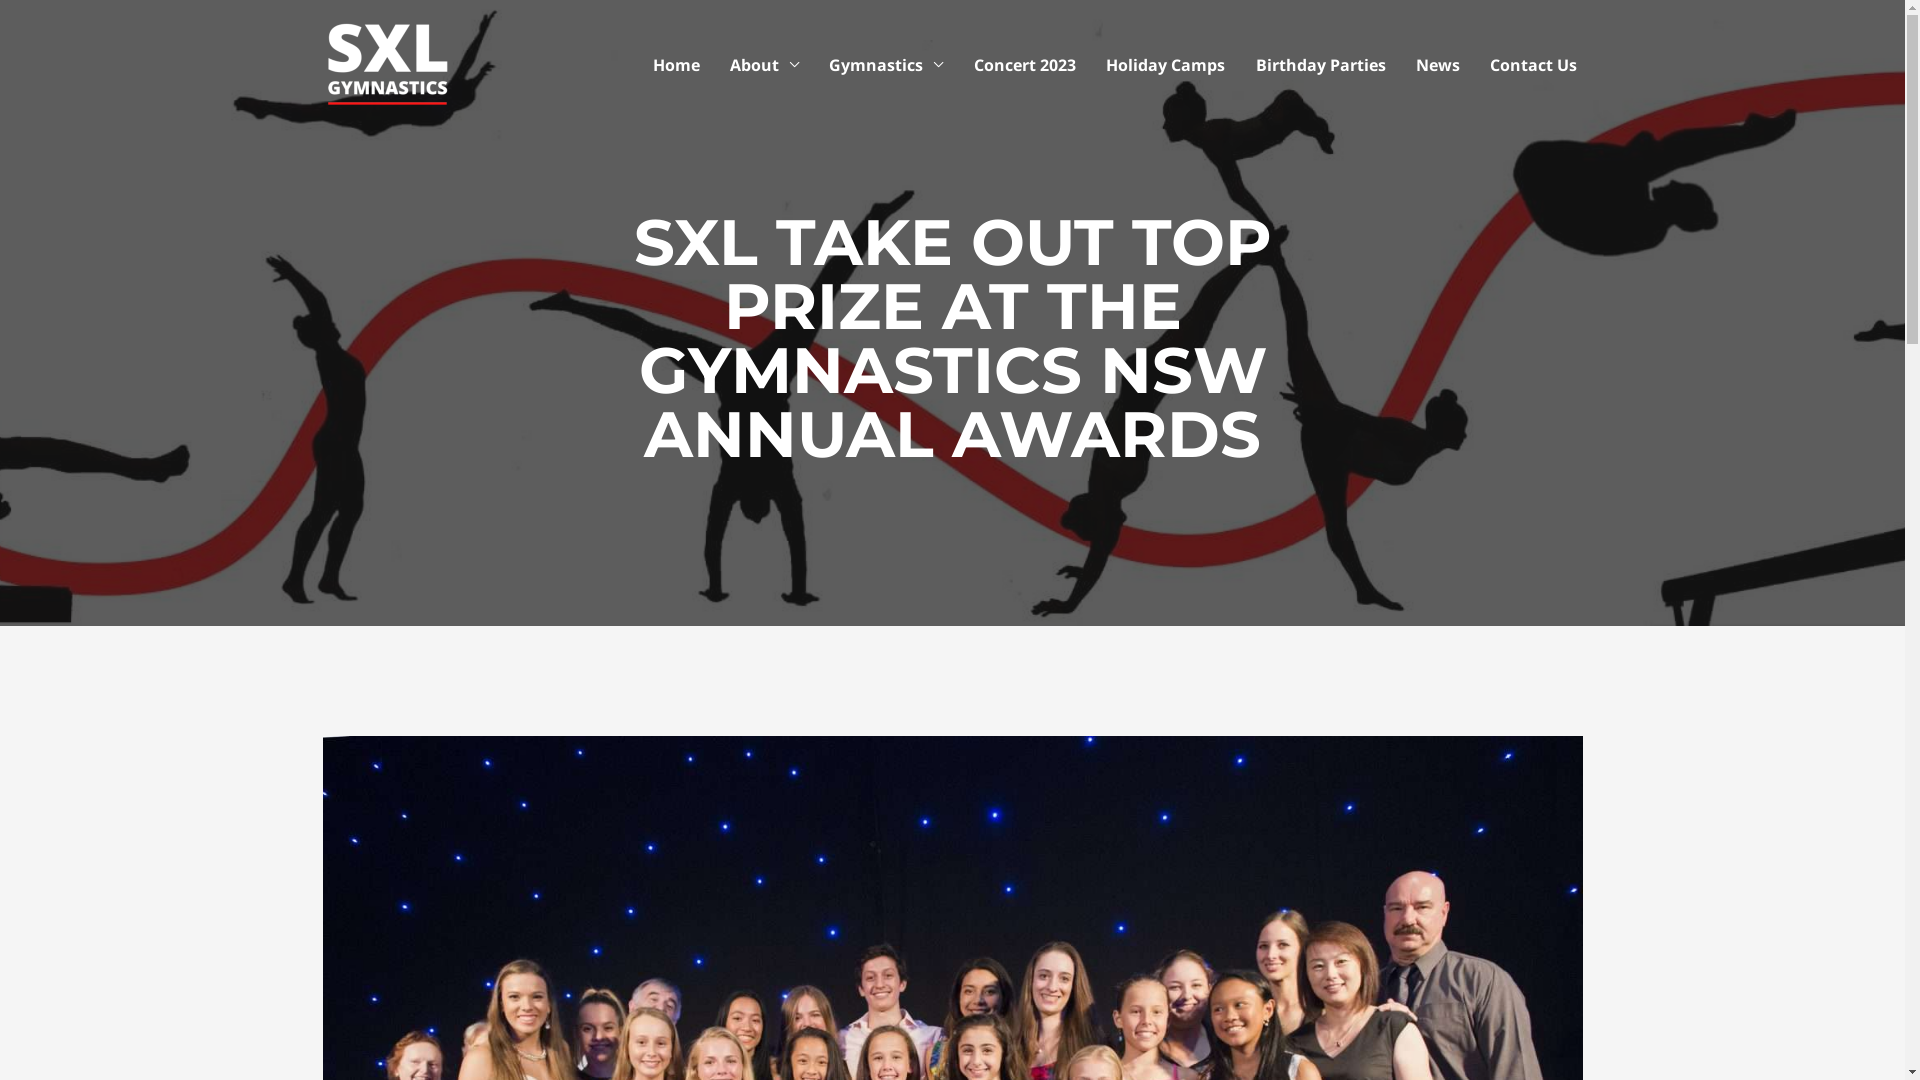 The image size is (1920, 1080). What do you see at coordinates (958, 64) in the screenshot?
I see `'Concert 2023'` at bounding box center [958, 64].